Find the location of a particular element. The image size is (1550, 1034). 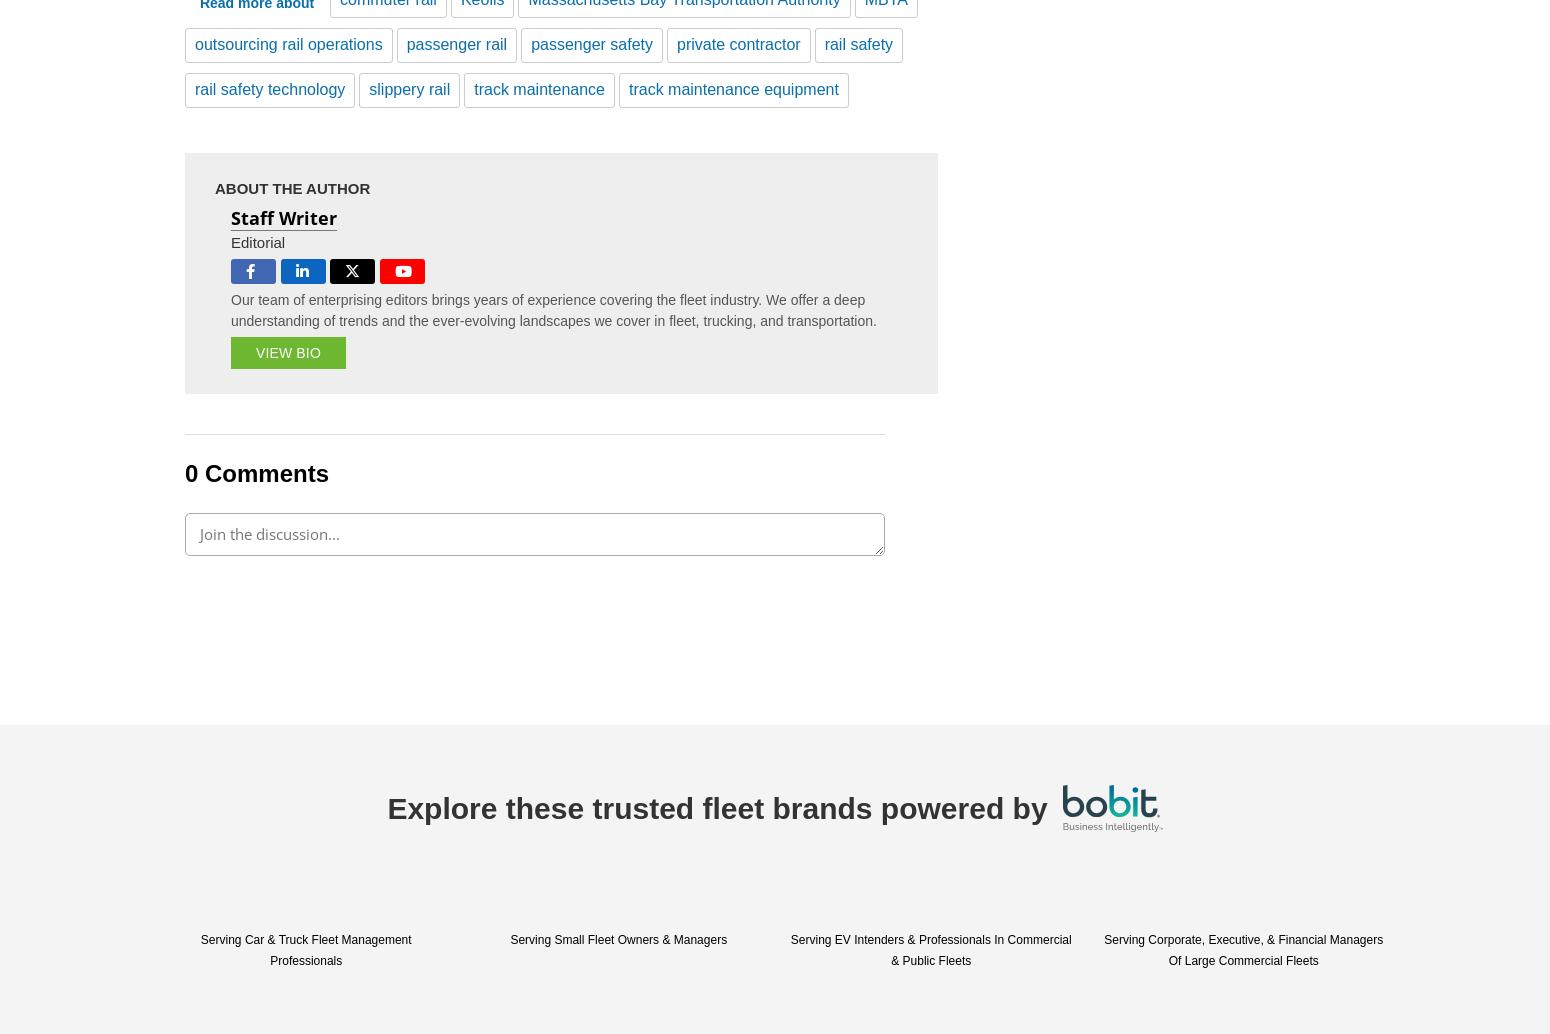

'passenger rail' is located at coordinates (456, 43).